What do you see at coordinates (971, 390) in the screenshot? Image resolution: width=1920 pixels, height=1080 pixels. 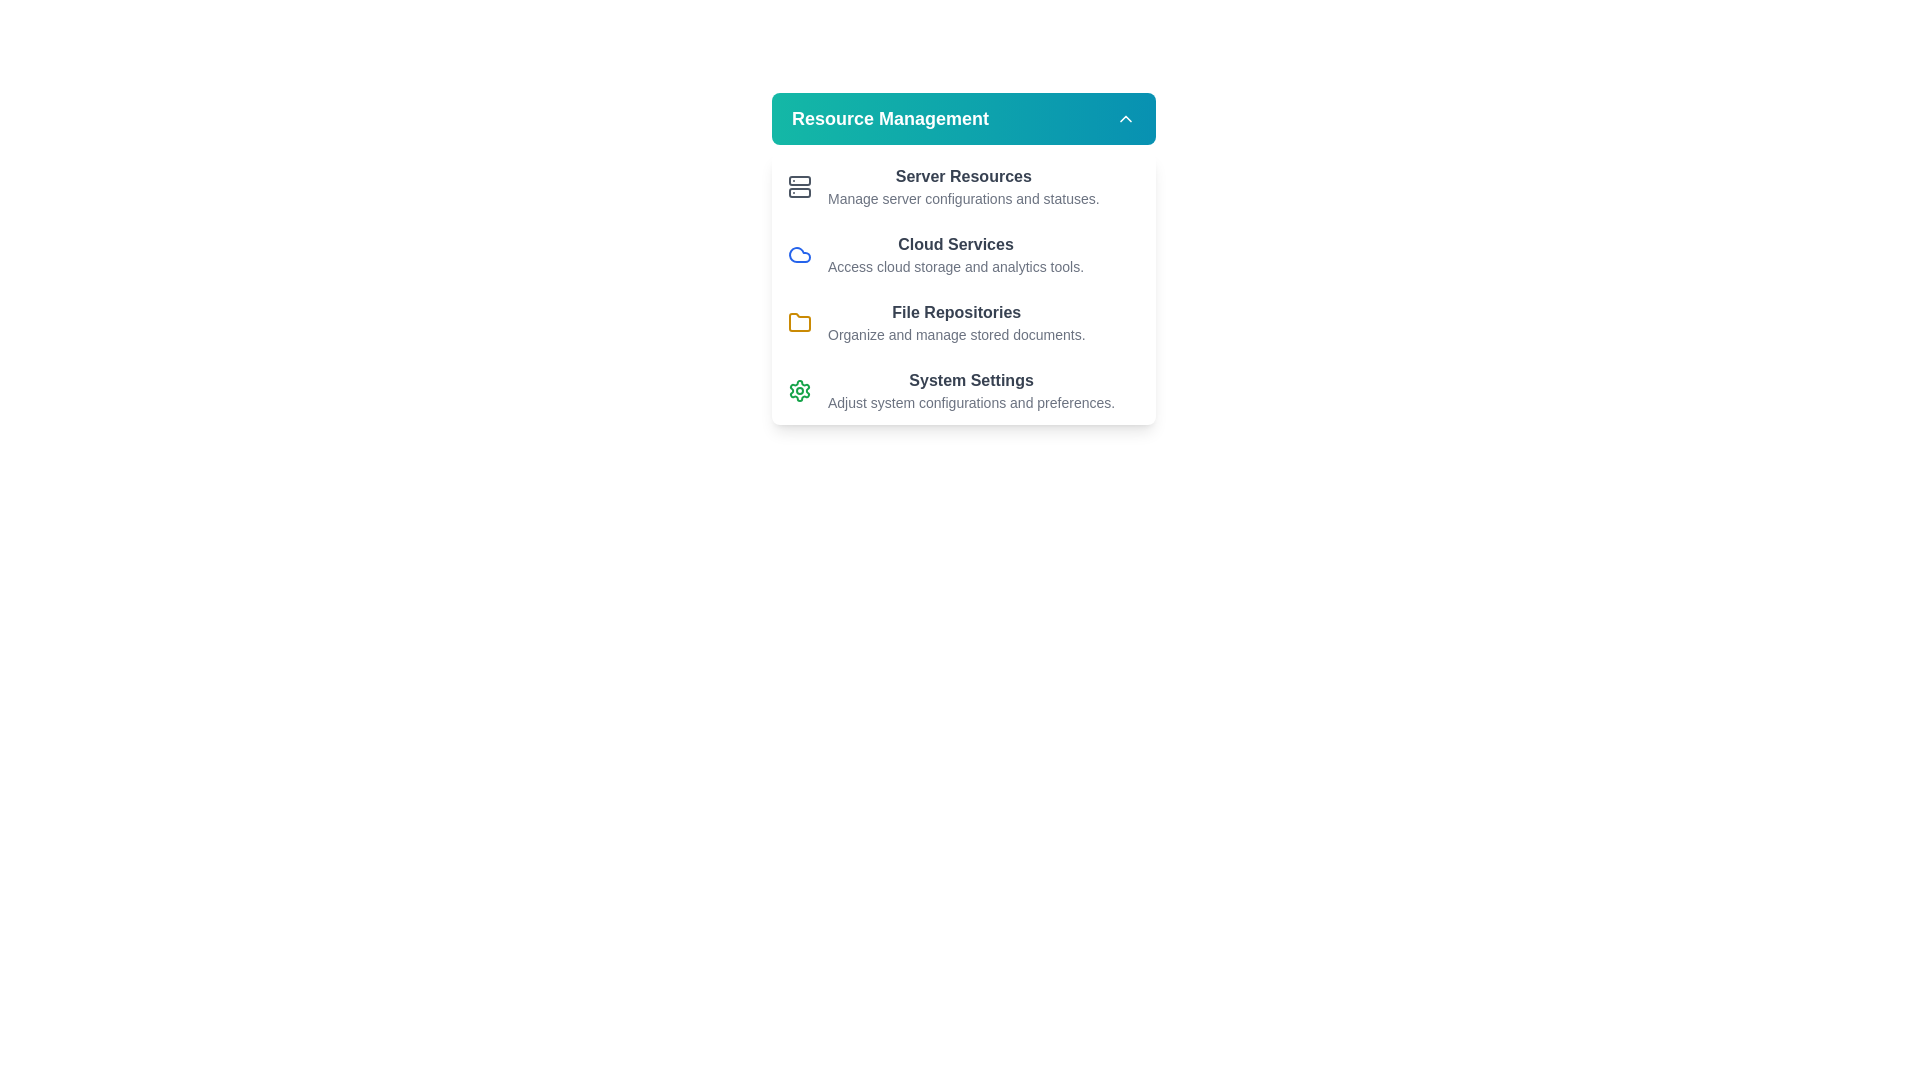 I see `the text-based menu item that signifies access to the system settings interface, located in the 'Resource Management' section as the fourth item in the list, below 'File Repositories'` at bounding box center [971, 390].